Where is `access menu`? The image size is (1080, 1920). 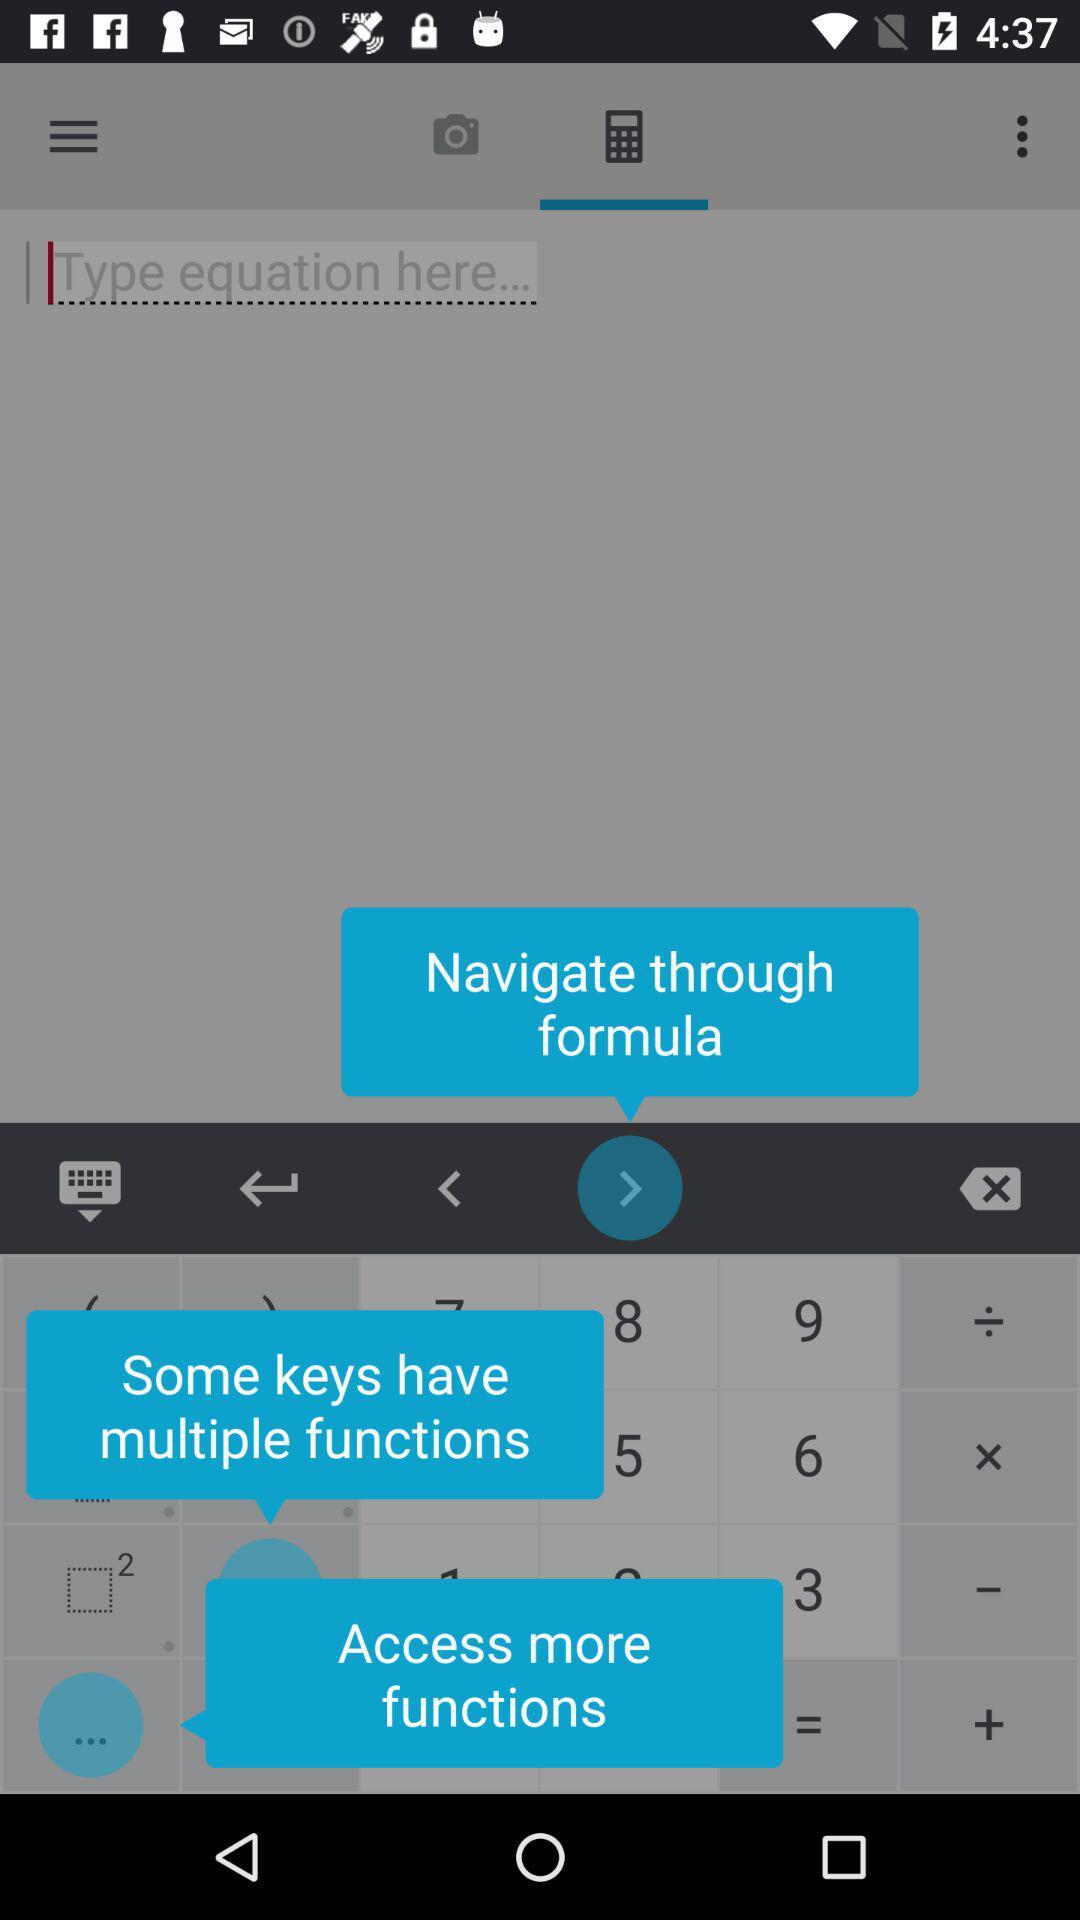 access menu is located at coordinates (72, 135).